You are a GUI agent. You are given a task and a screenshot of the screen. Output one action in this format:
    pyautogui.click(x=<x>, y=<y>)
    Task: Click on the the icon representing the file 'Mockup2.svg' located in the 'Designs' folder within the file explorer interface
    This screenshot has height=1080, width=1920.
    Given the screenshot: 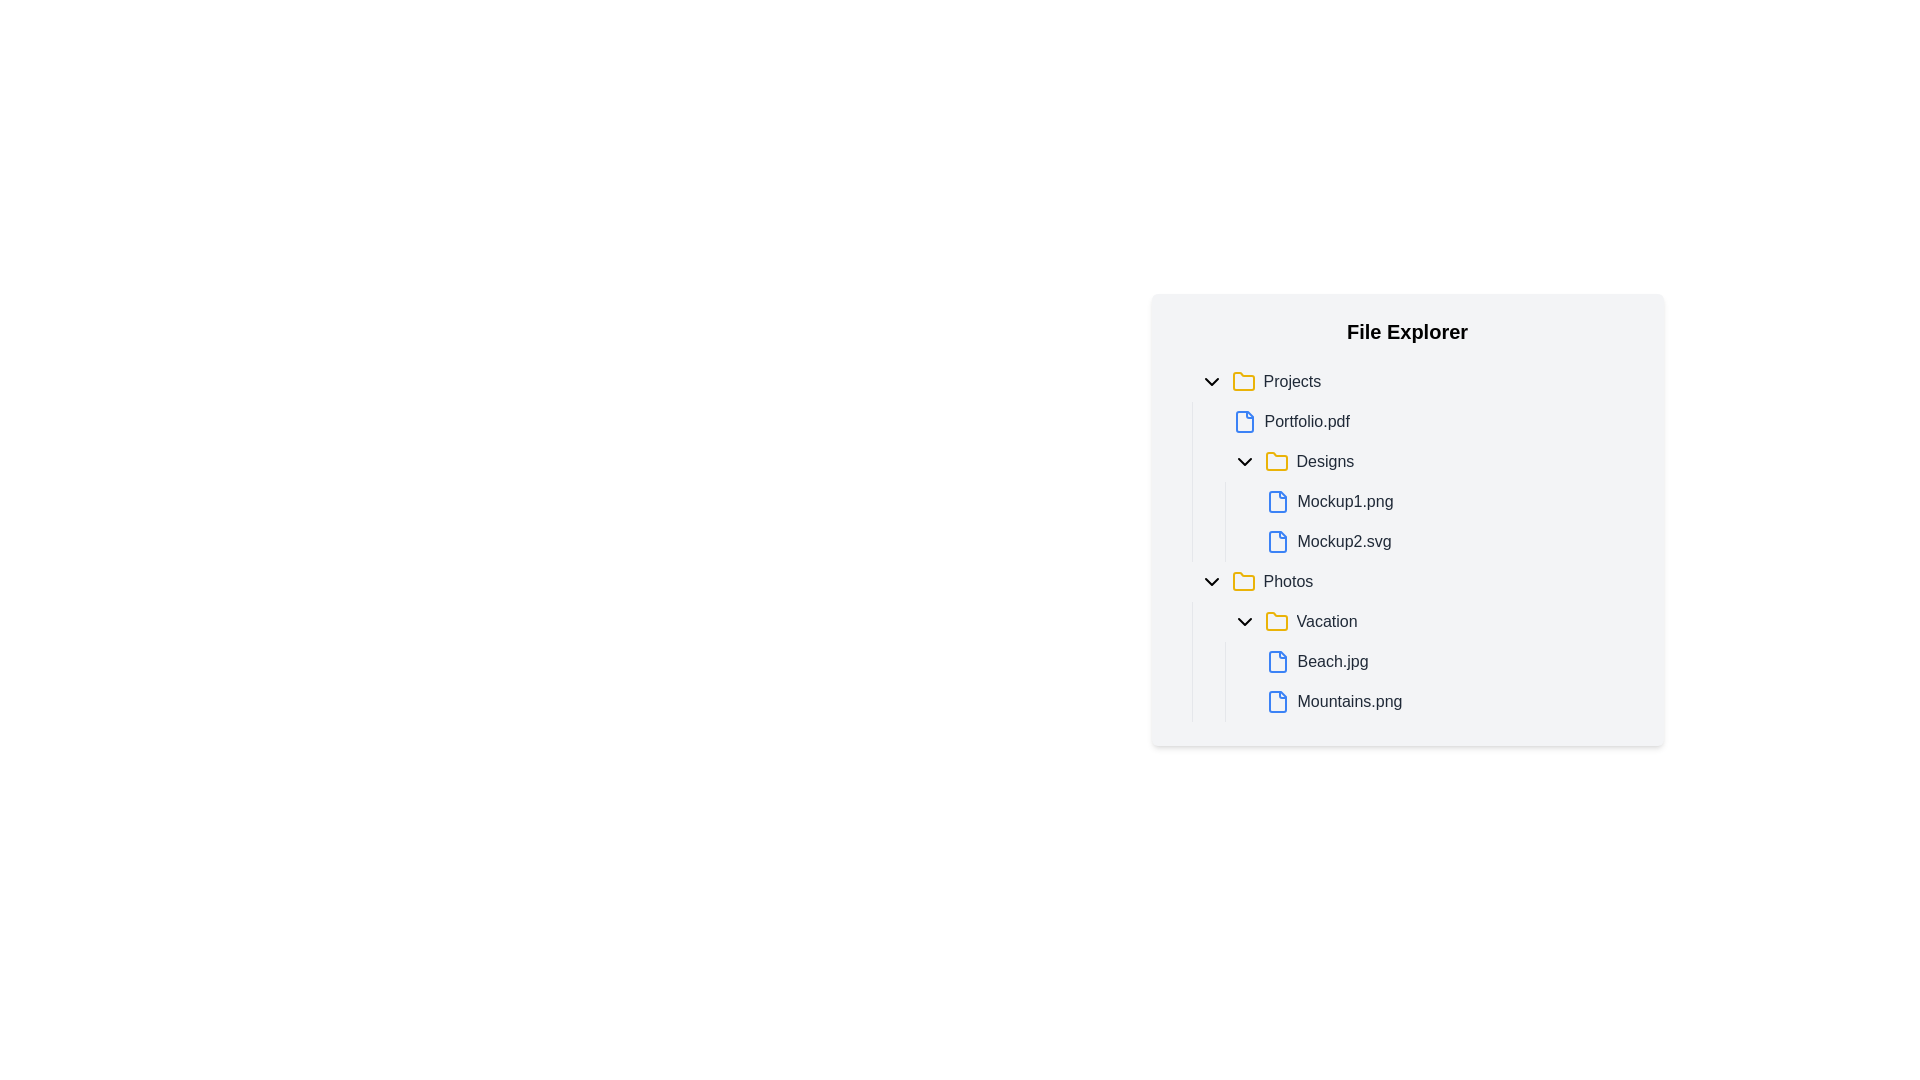 What is the action you would take?
    pyautogui.click(x=1276, y=542)
    